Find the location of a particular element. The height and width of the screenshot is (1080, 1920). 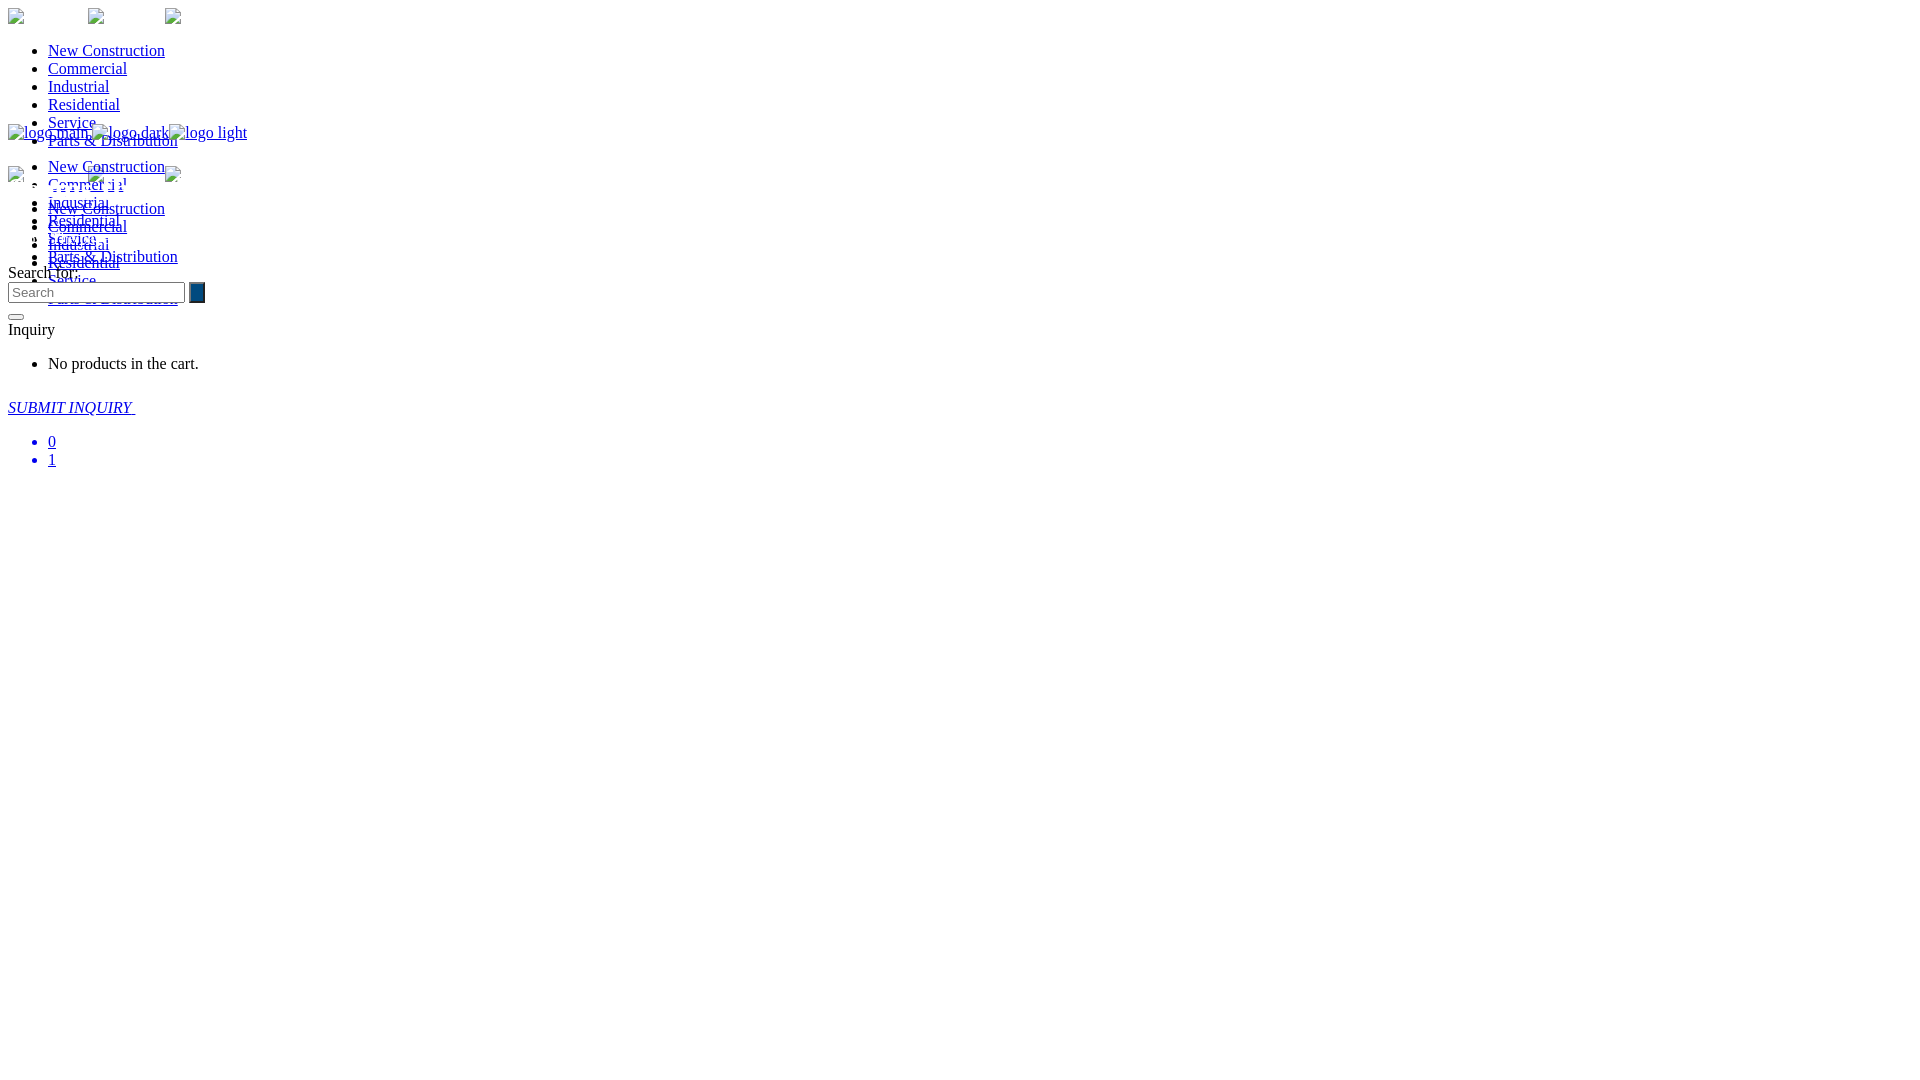

'Service' is located at coordinates (72, 237).